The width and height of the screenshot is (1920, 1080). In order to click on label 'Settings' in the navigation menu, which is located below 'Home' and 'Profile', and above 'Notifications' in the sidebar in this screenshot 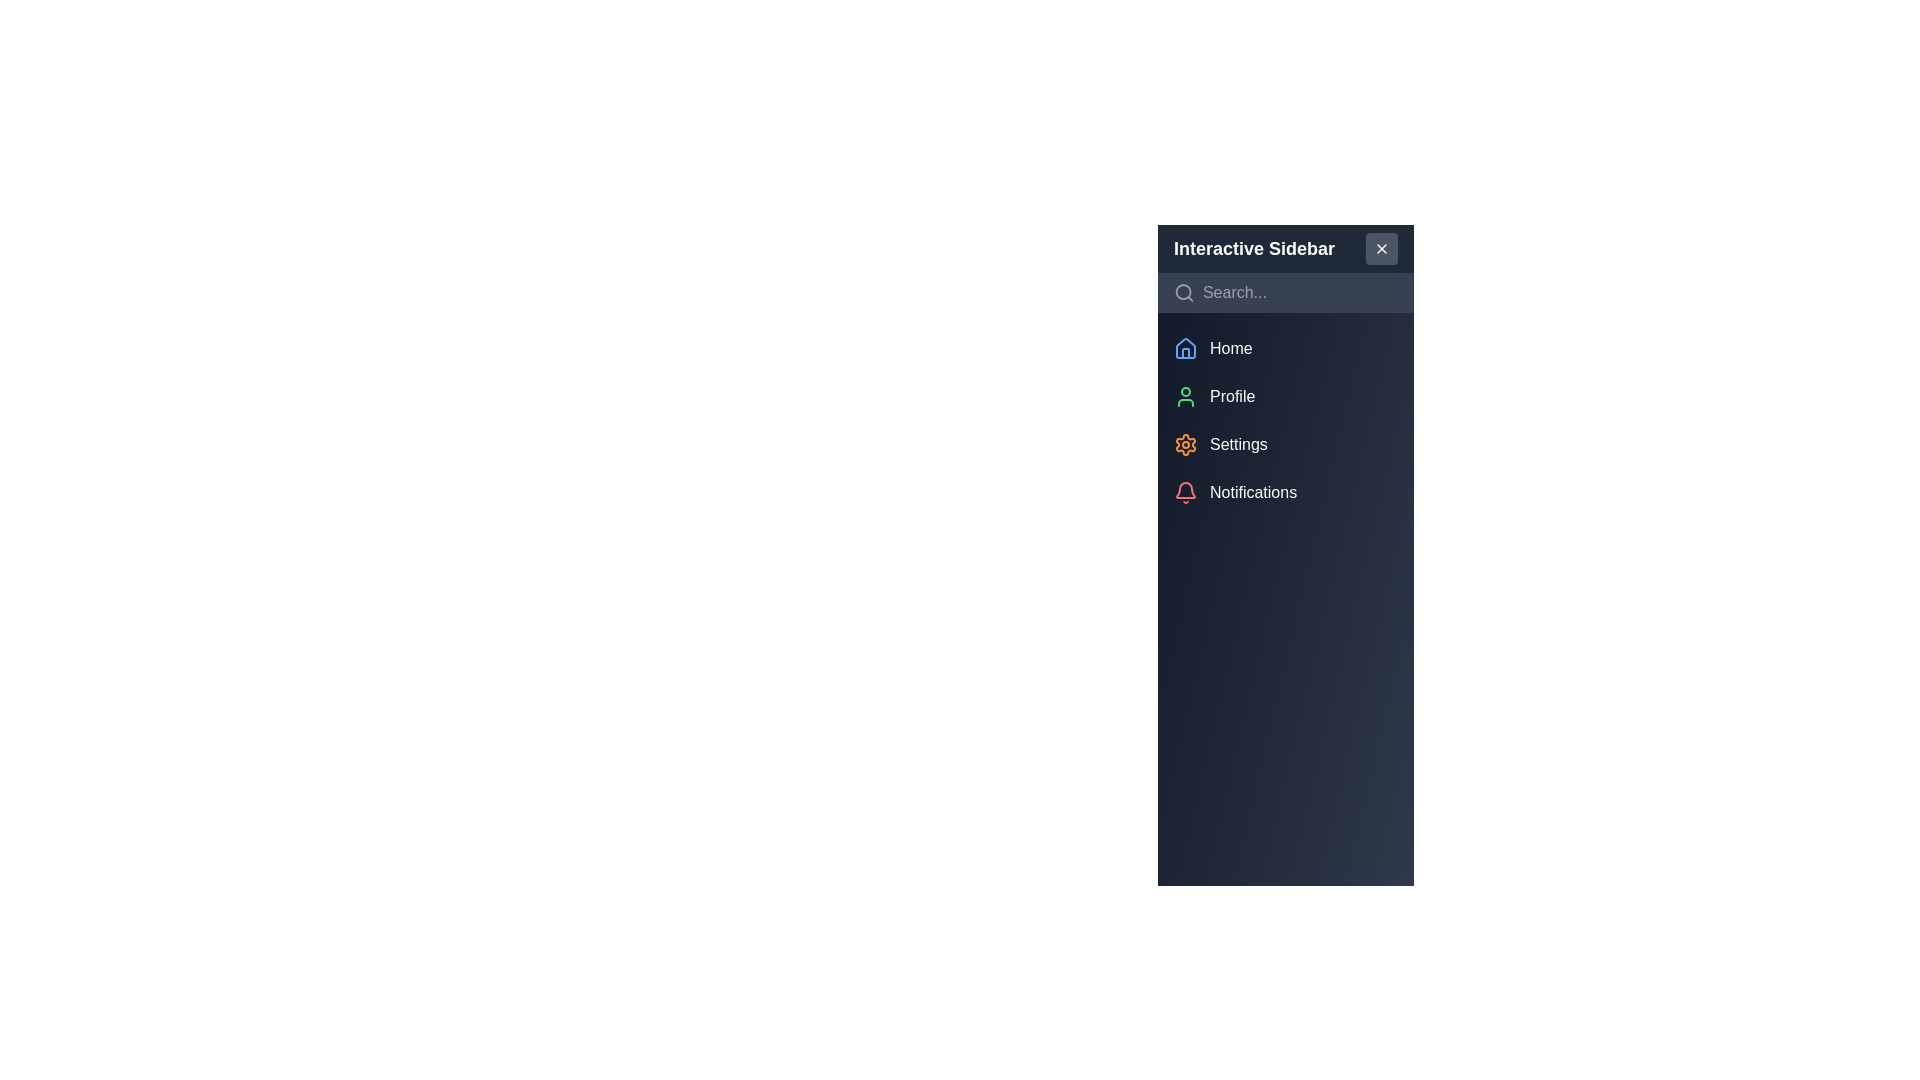, I will do `click(1237, 443)`.